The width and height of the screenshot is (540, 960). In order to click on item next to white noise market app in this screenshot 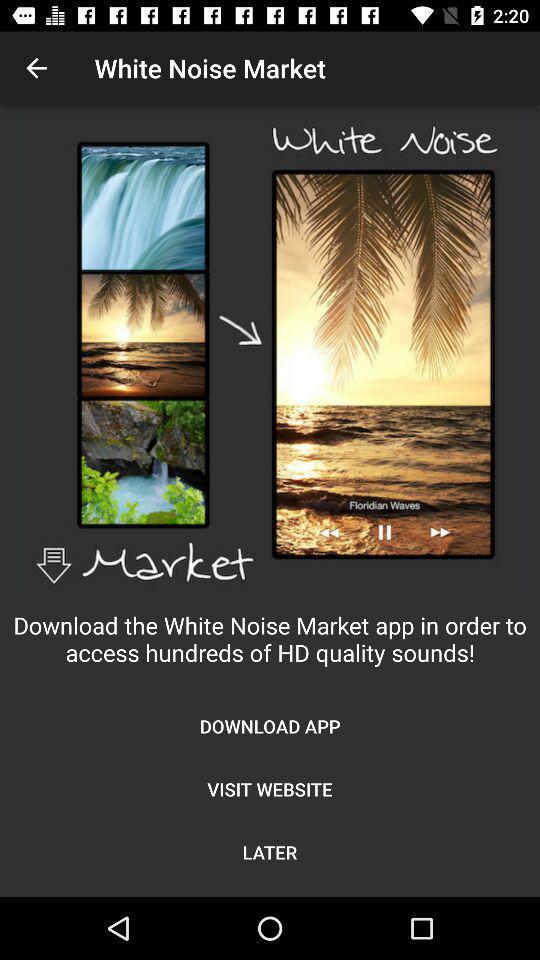, I will do `click(36, 68)`.